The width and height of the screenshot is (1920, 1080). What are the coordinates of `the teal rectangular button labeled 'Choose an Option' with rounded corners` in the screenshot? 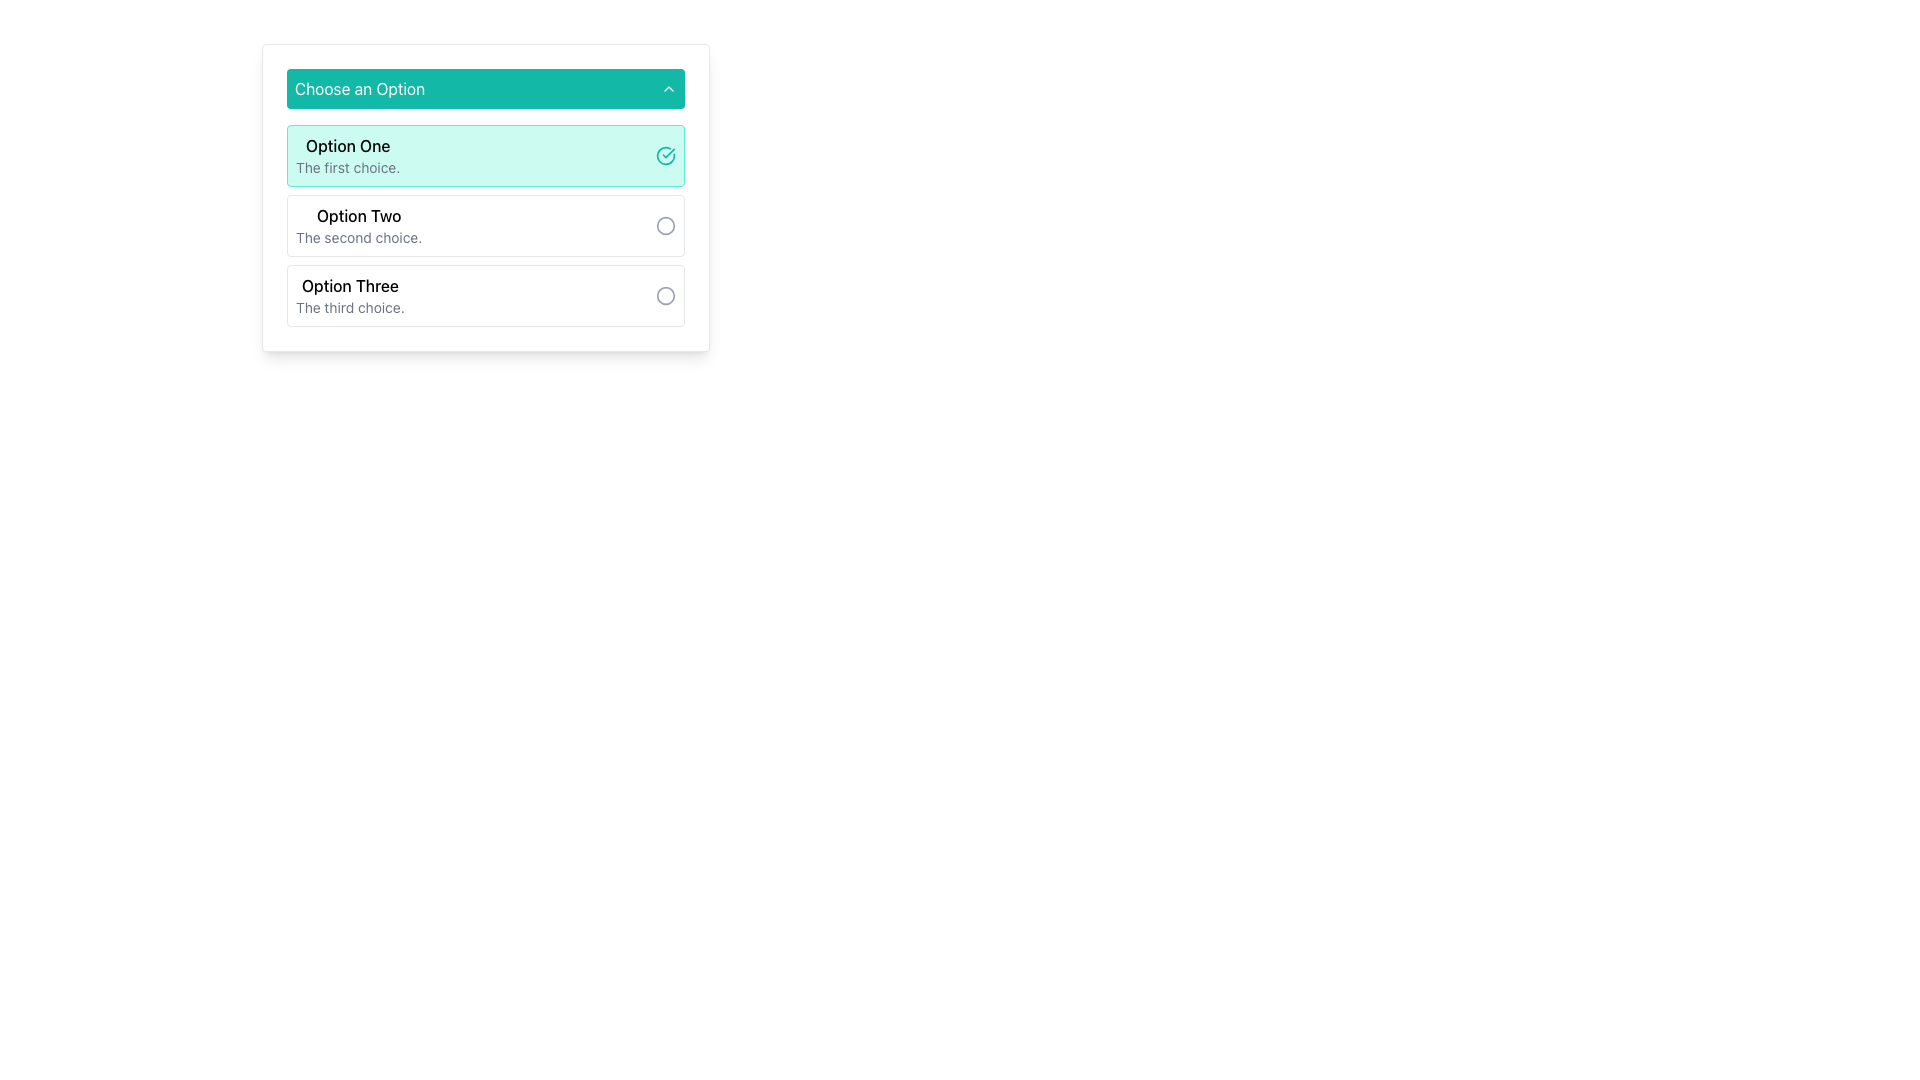 It's located at (485, 87).